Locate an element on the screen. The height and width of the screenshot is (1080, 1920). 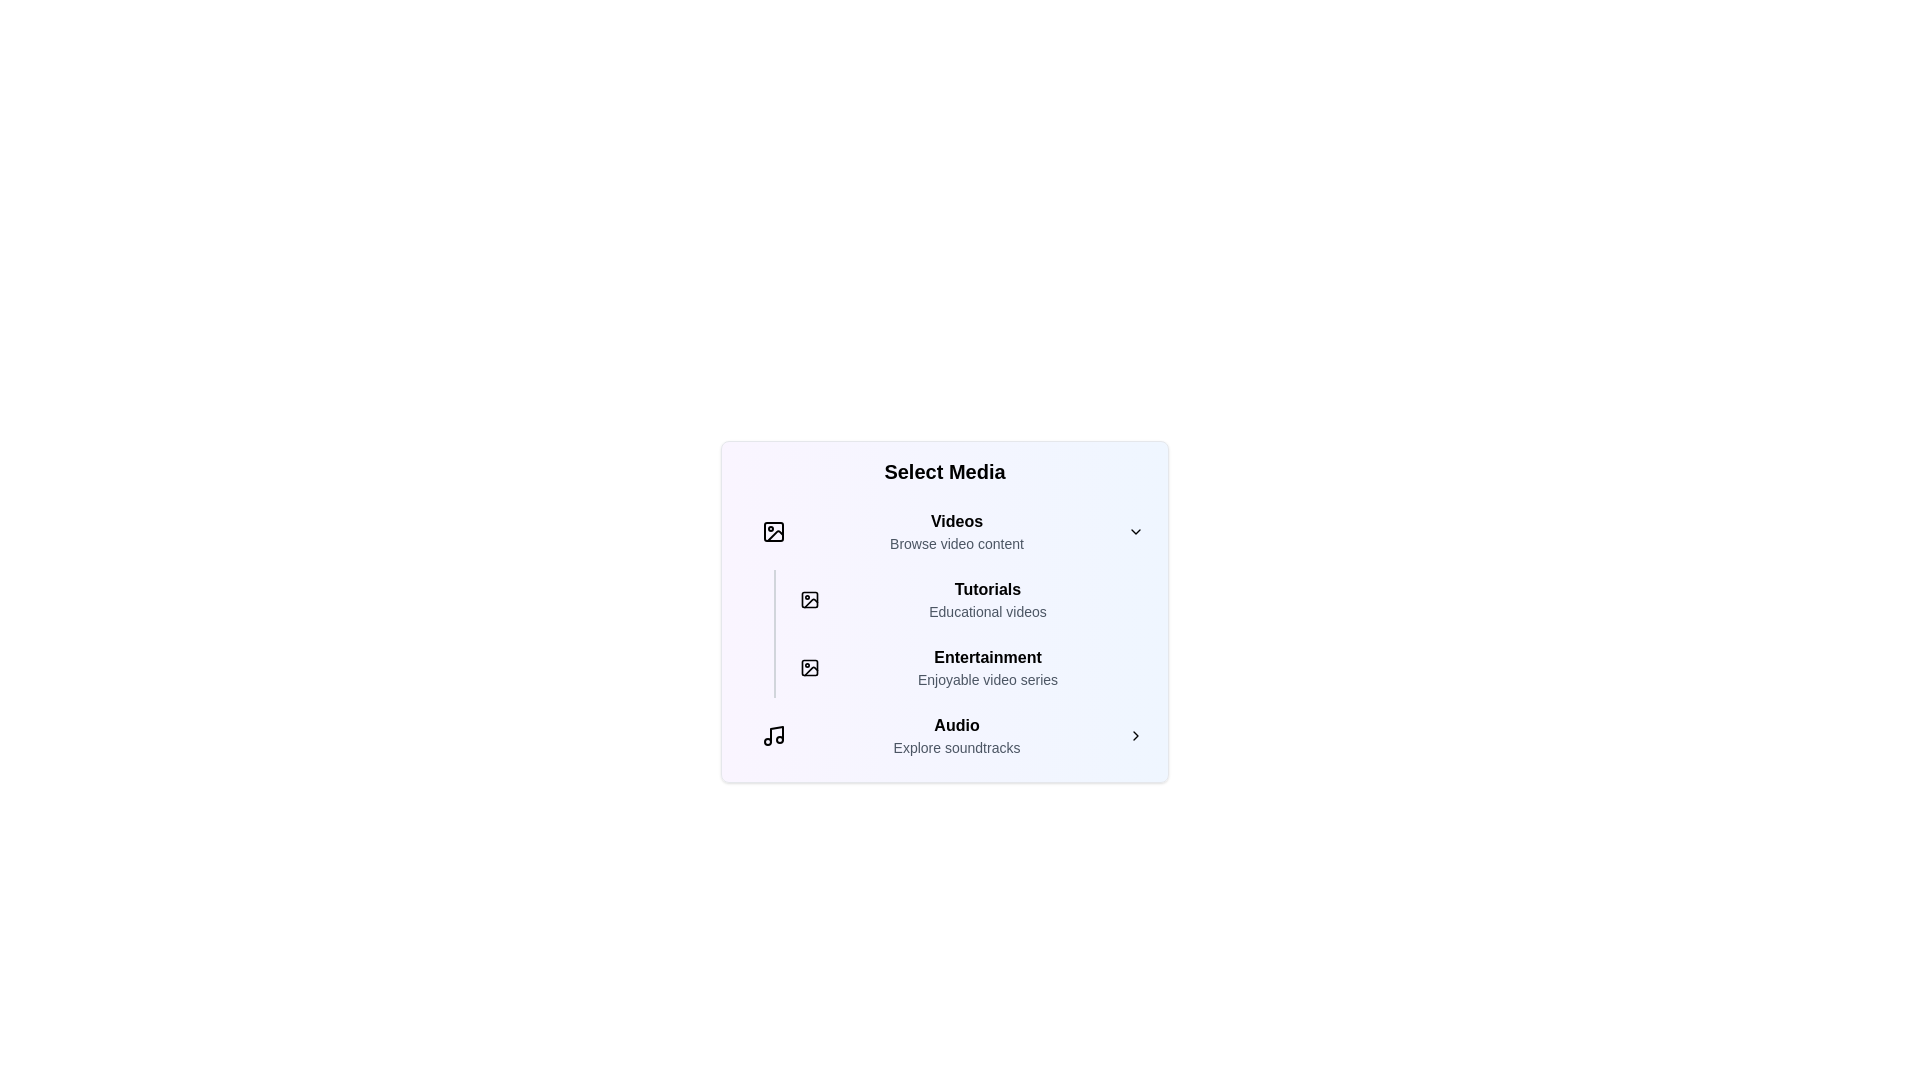
the 'Audio' option in the vertically structured menu under the header 'Select Media', which is the fourth option from the top, located below 'Entertainment' is located at coordinates (955, 736).